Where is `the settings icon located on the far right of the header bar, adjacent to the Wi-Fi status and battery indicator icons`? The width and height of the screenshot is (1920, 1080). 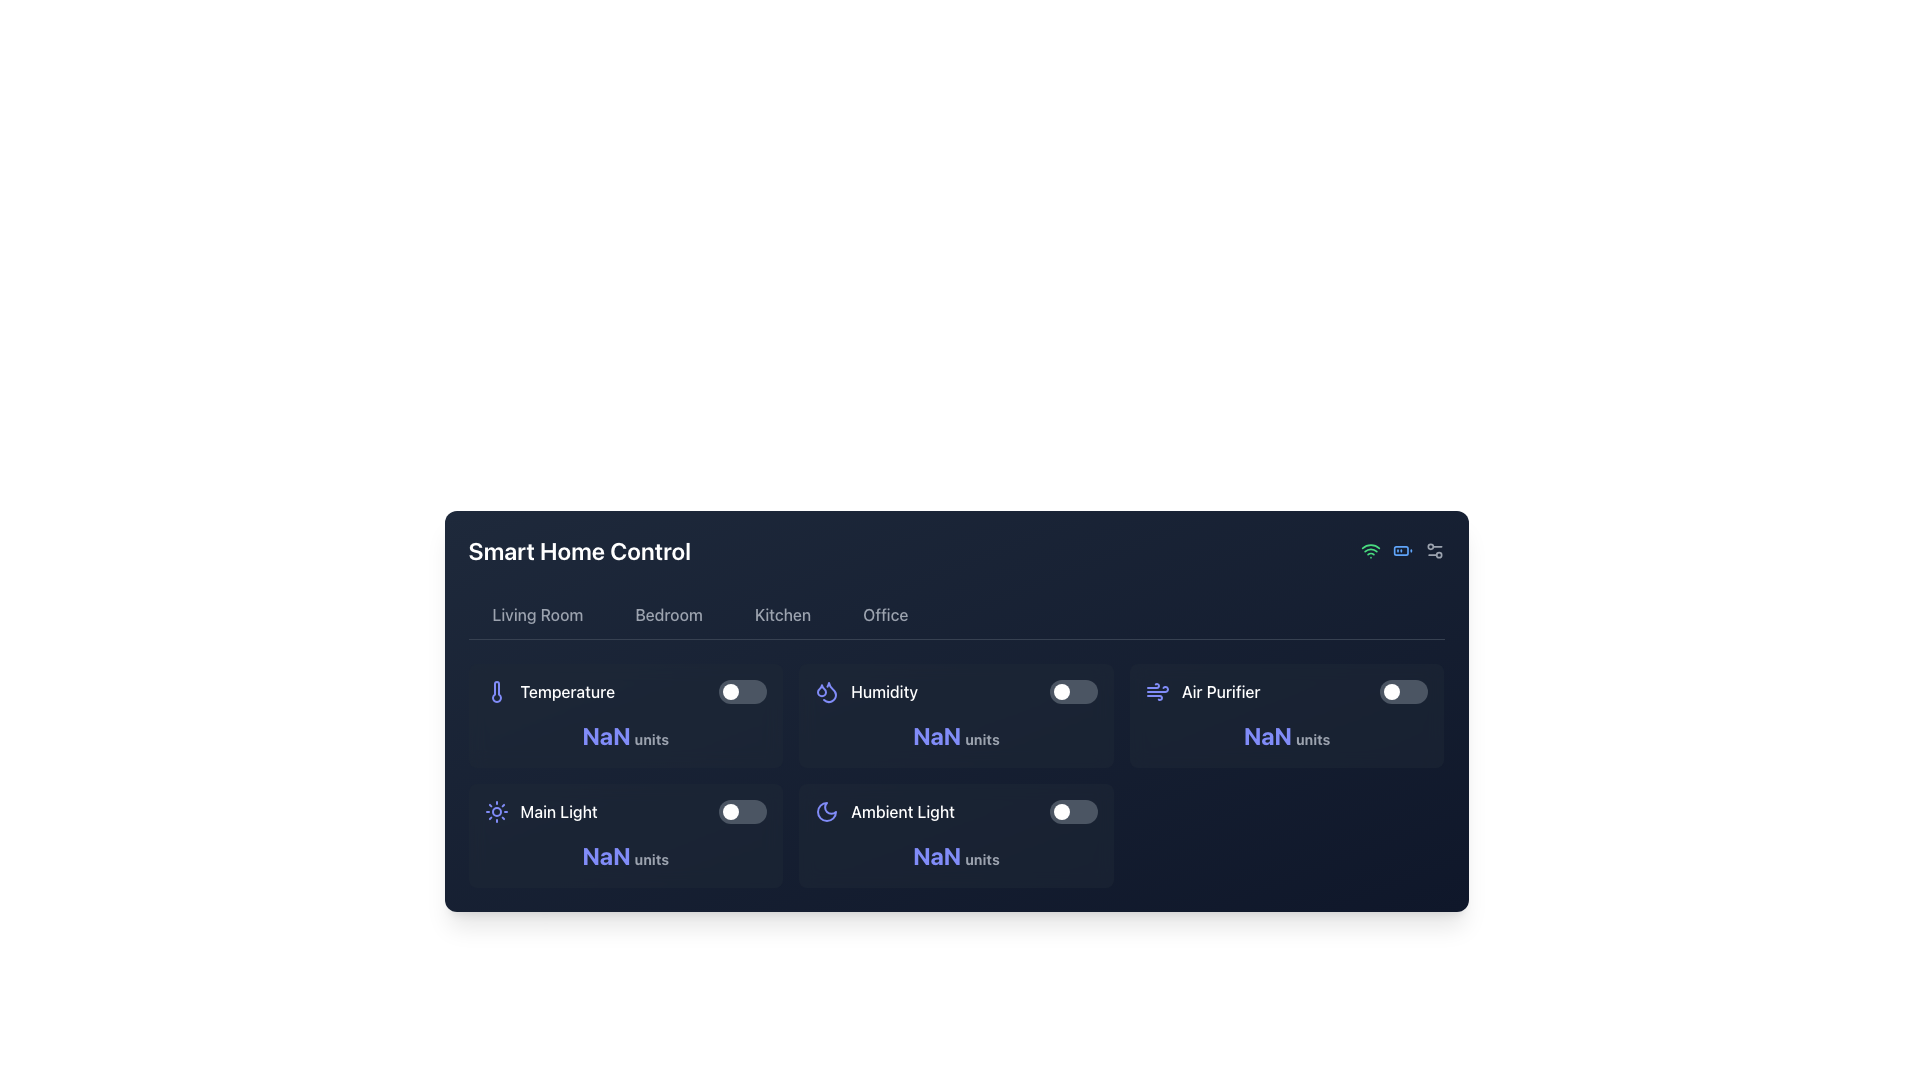
the settings icon located on the far right of the header bar, adjacent to the Wi-Fi status and battery indicator icons is located at coordinates (1433, 551).